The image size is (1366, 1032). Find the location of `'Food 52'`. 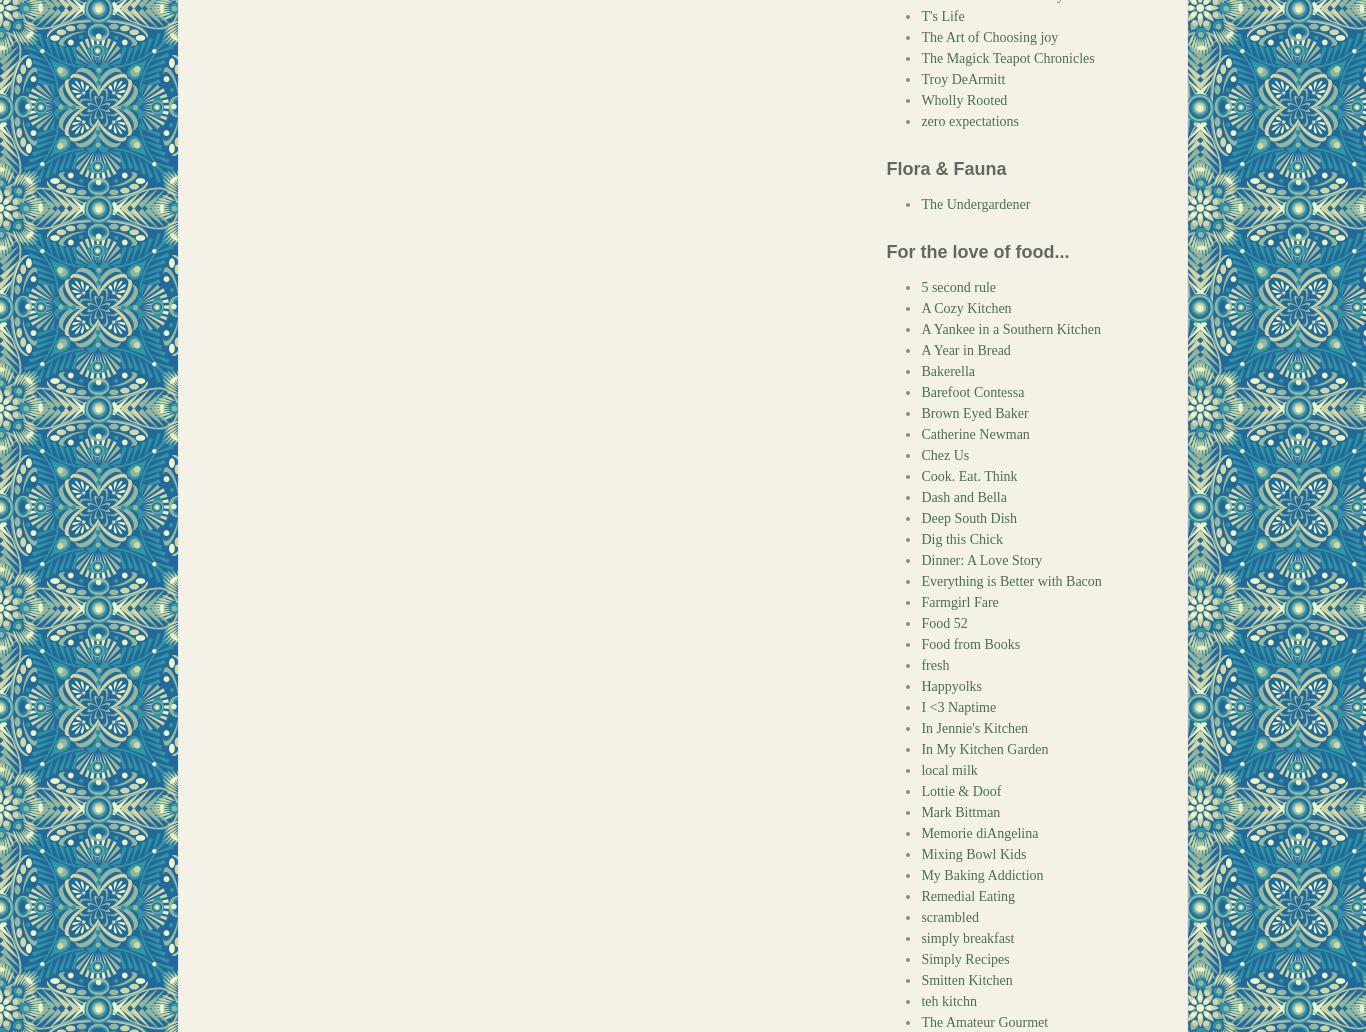

'Food 52' is located at coordinates (944, 623).